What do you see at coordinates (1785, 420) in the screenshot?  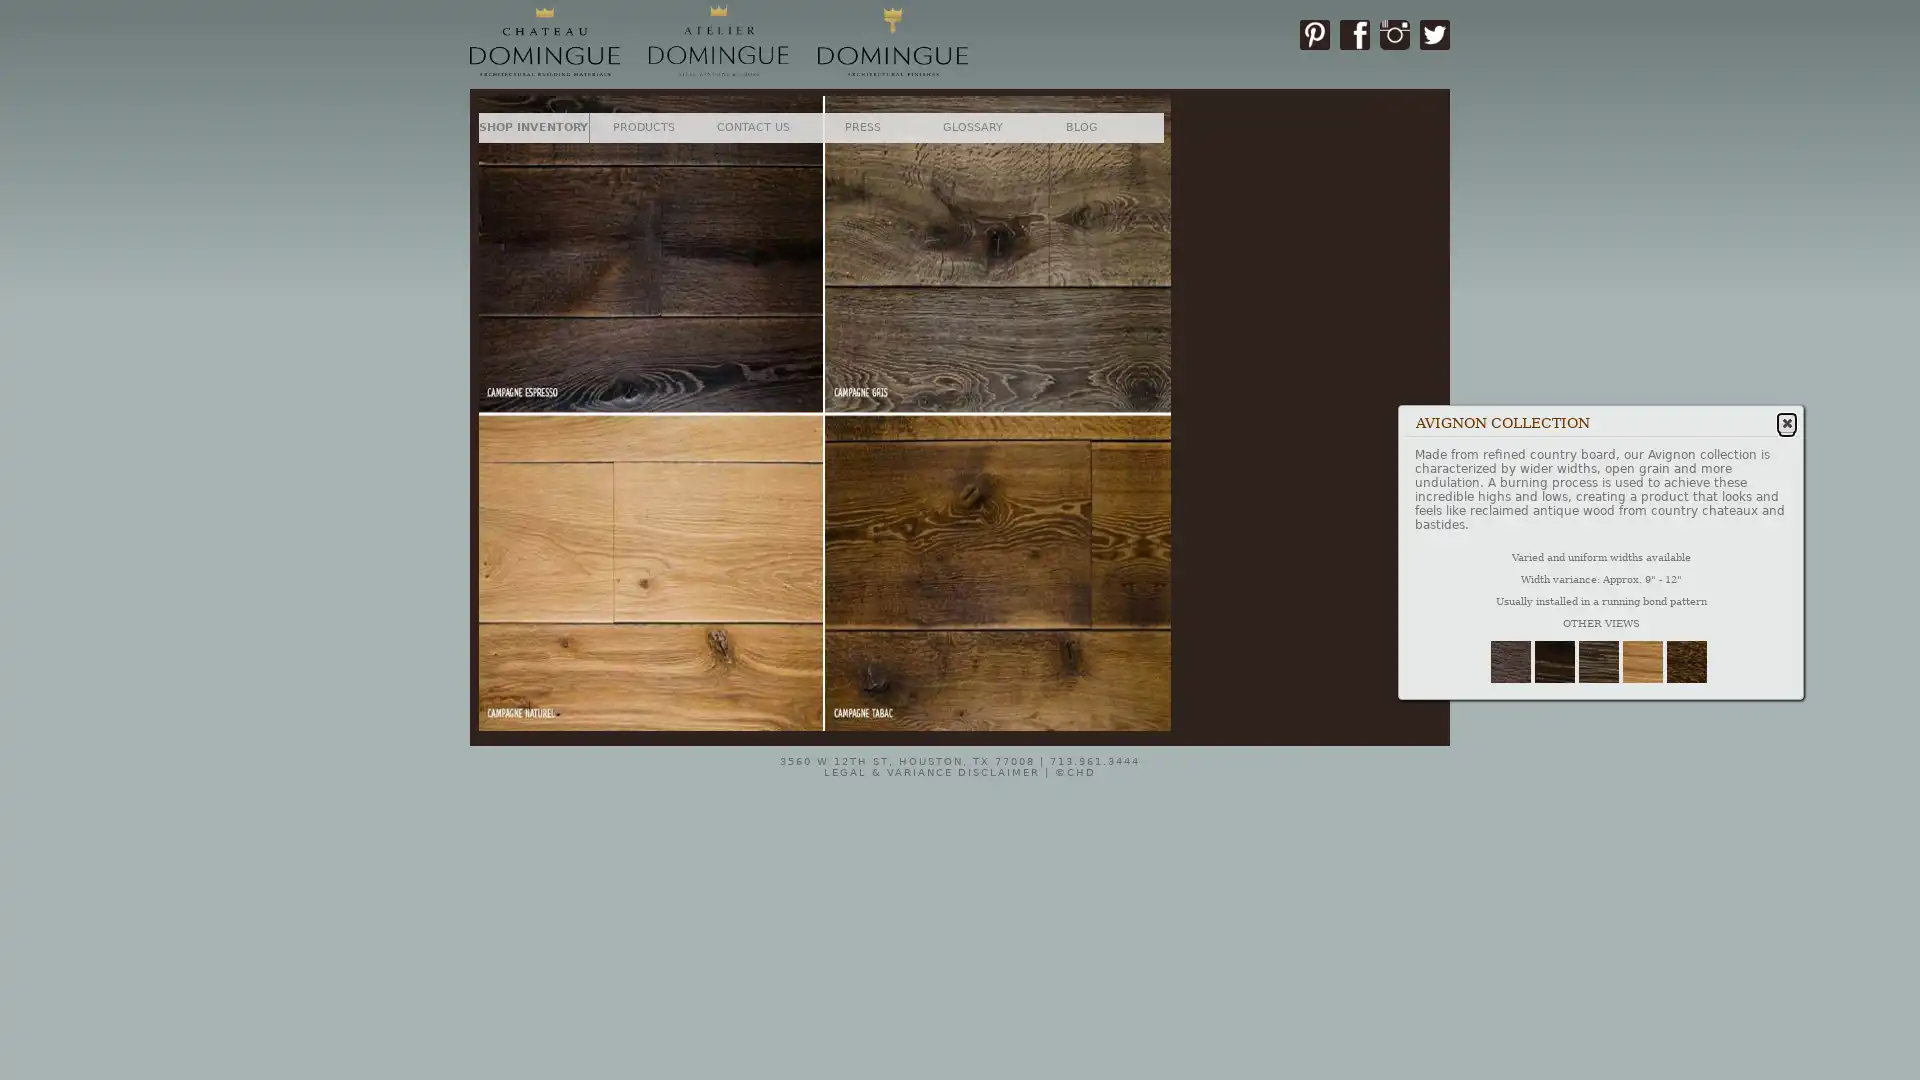 I see `Close` at bounding box center [1785, 420].